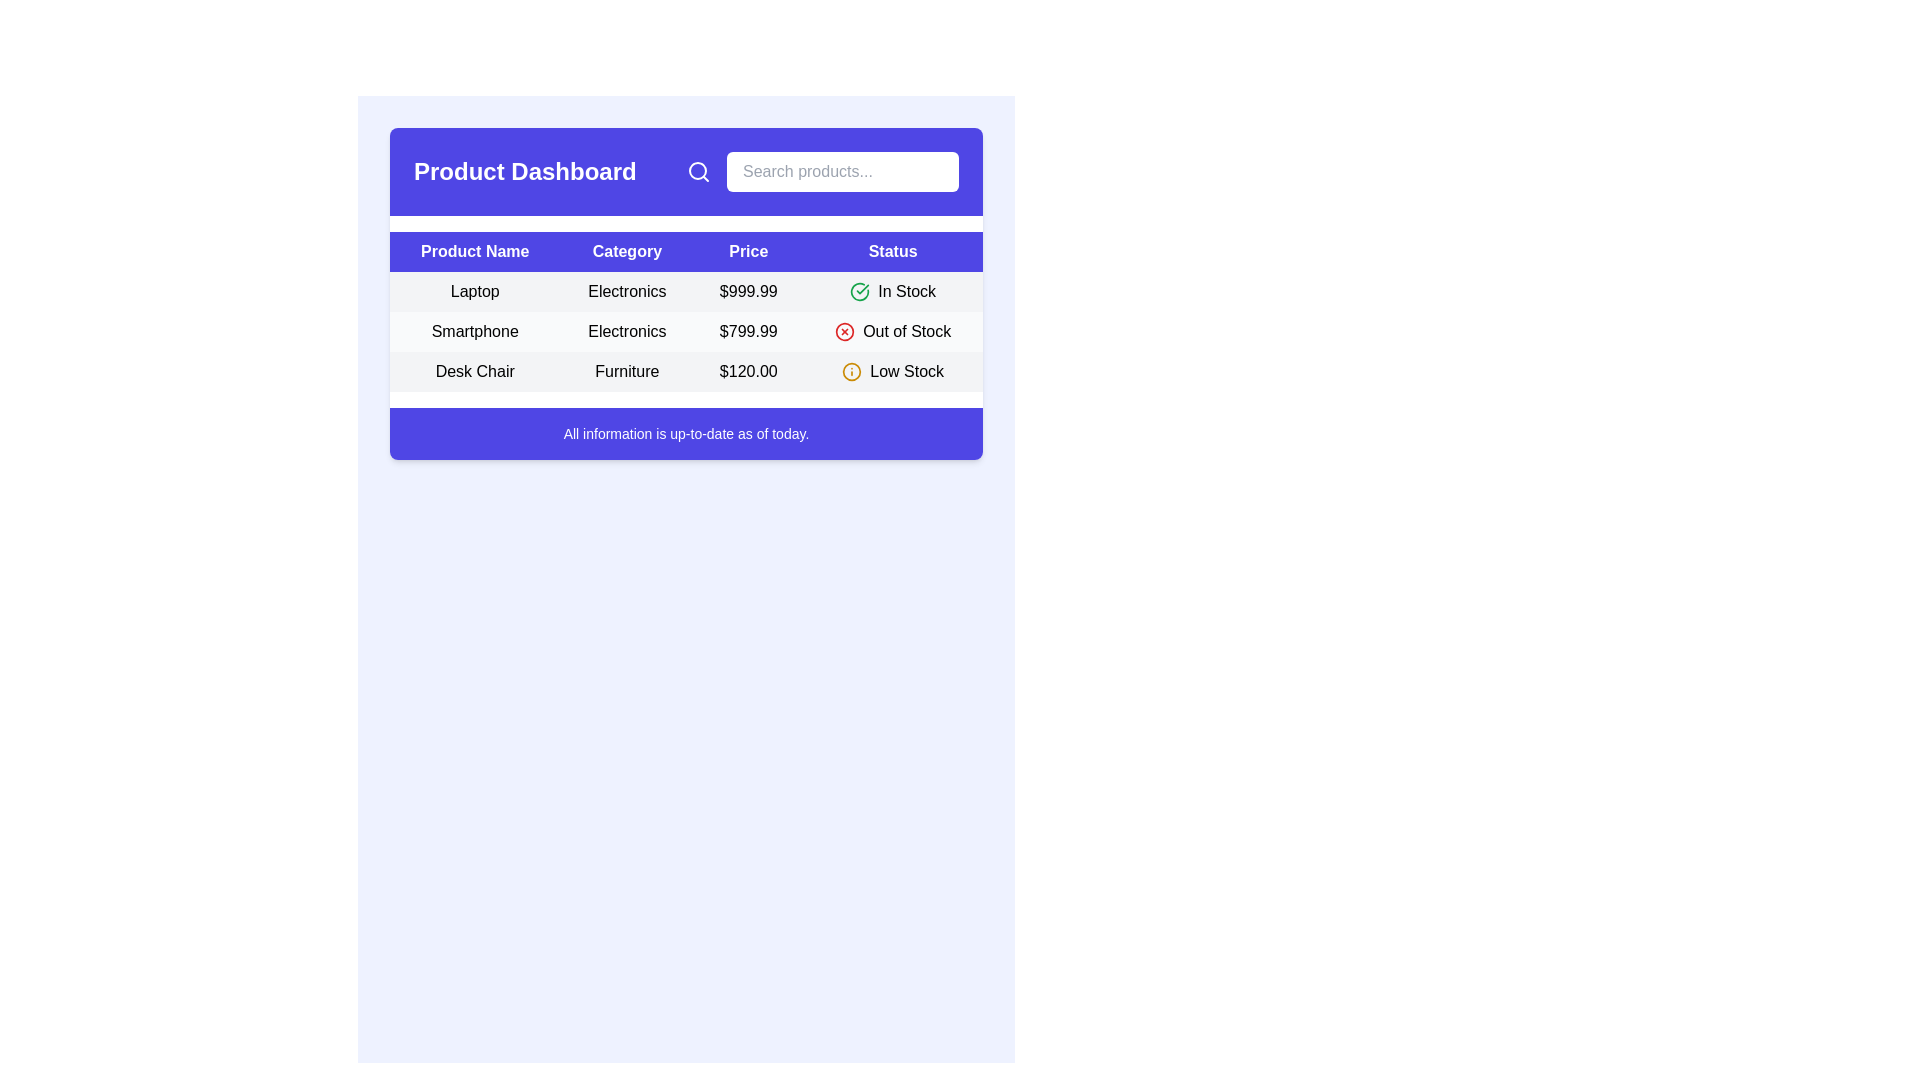 This screenshot has height=1080, width=1920. I want to click on informational text displaying 'All information is up-to-date as of today.' located at the bottom of the interface, within a purple rectangular background, so click(686, 433).